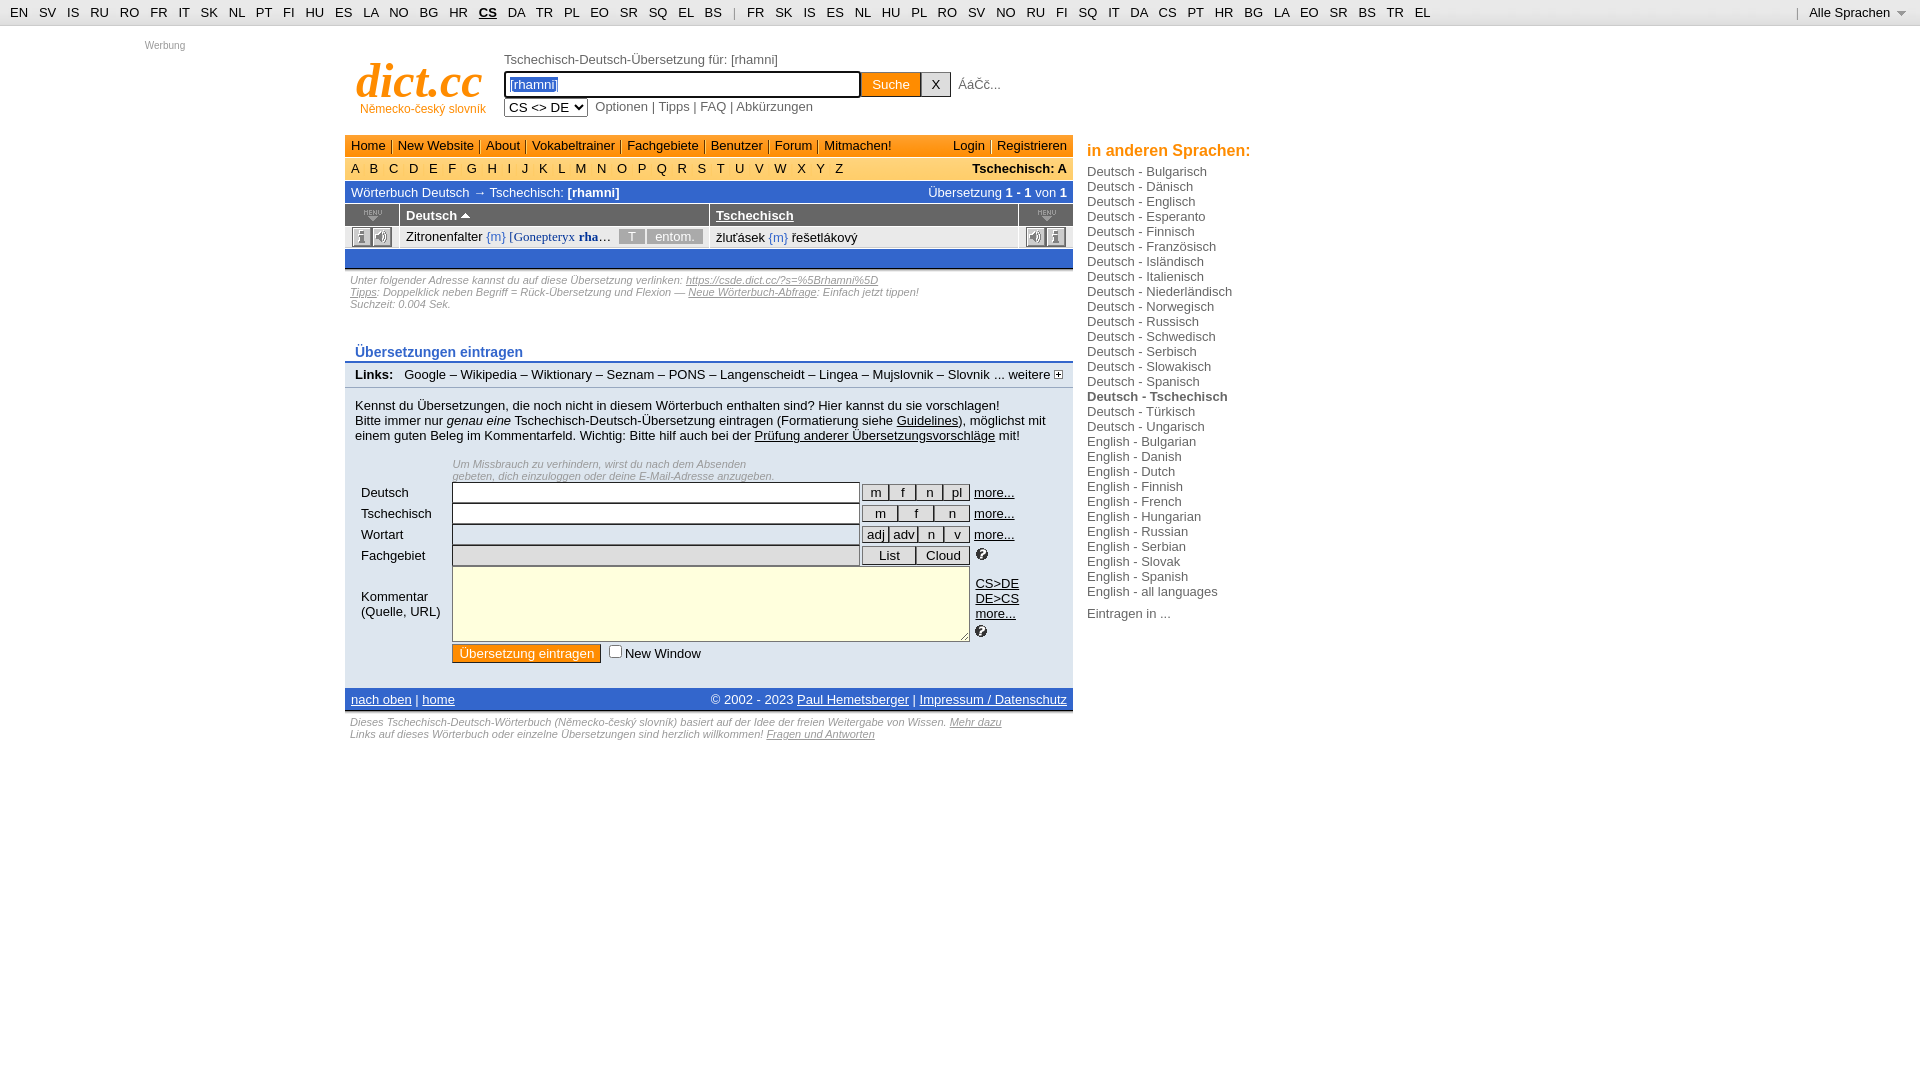 This screenshot has height=1080, width=1920. I want to click on 'DA', so click(1138, 12).